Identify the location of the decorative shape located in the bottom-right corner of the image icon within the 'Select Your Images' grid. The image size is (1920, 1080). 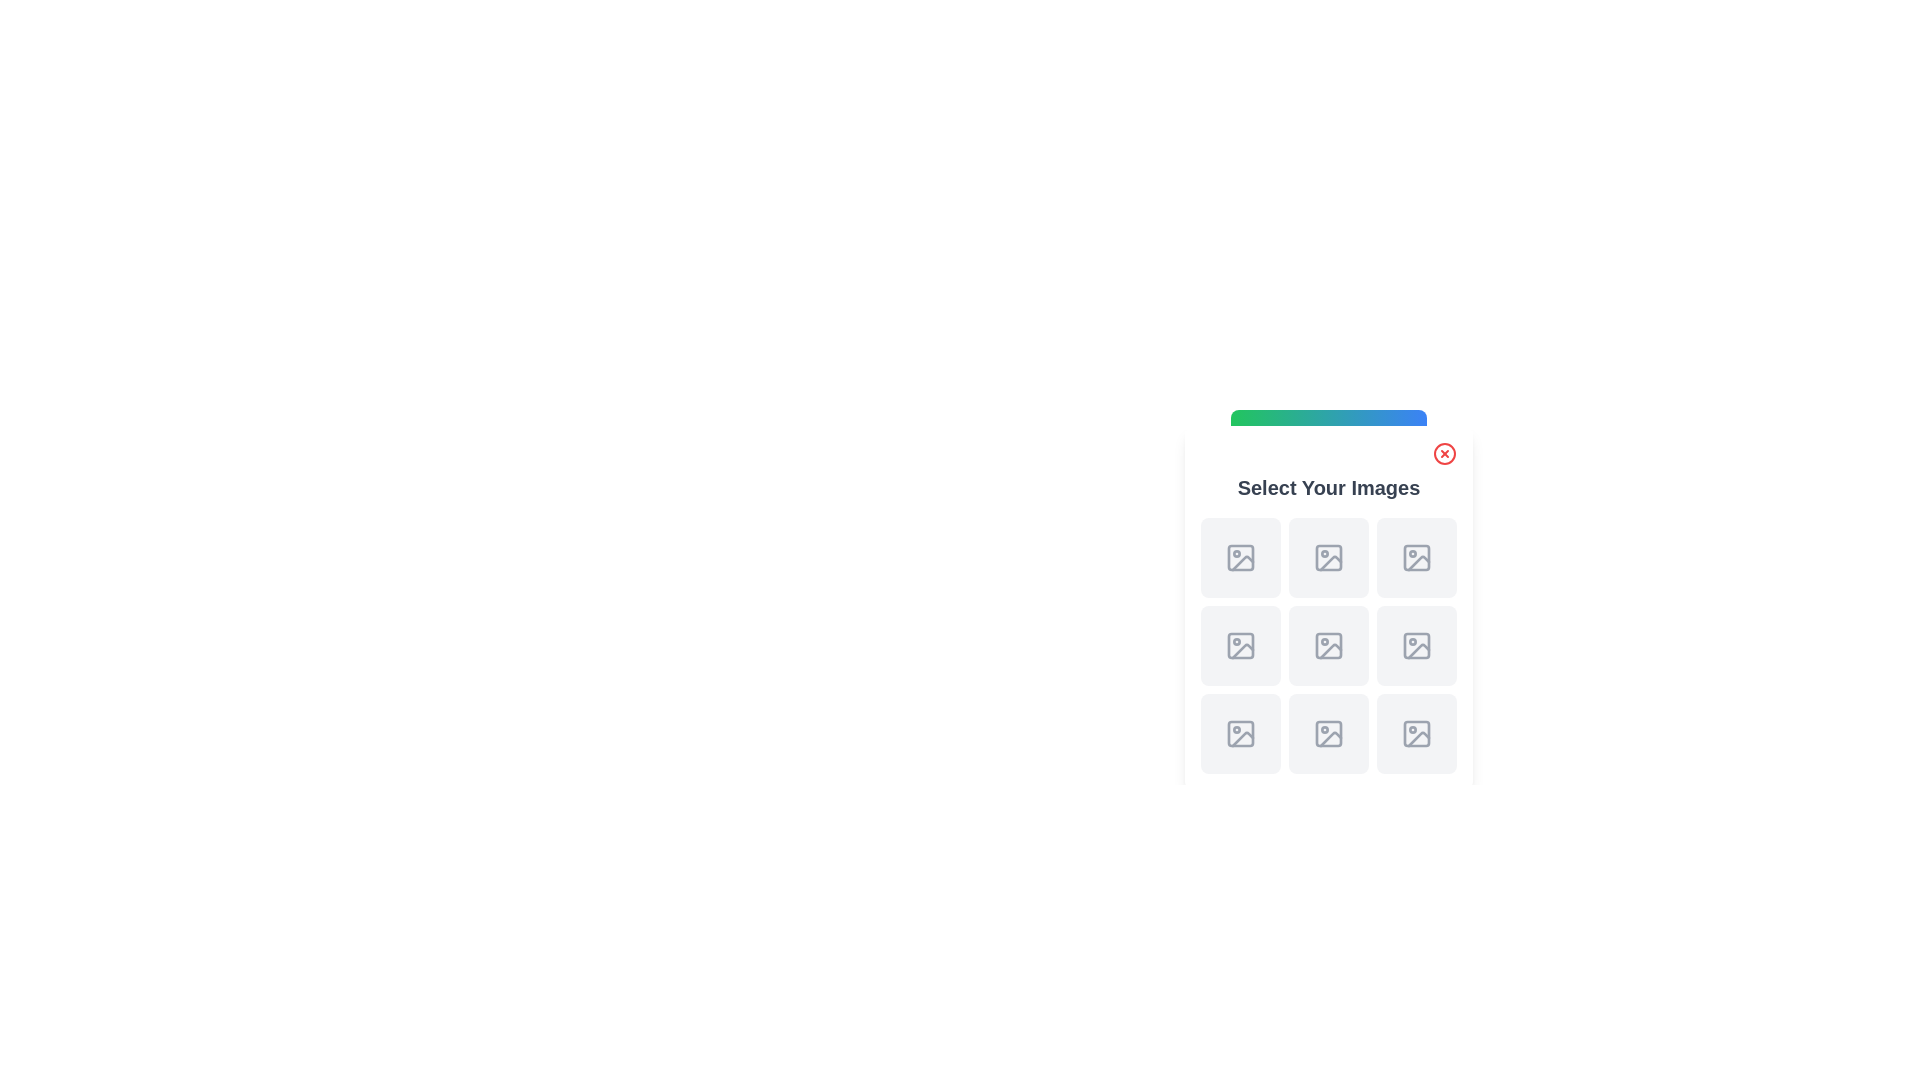
(1240, 733).